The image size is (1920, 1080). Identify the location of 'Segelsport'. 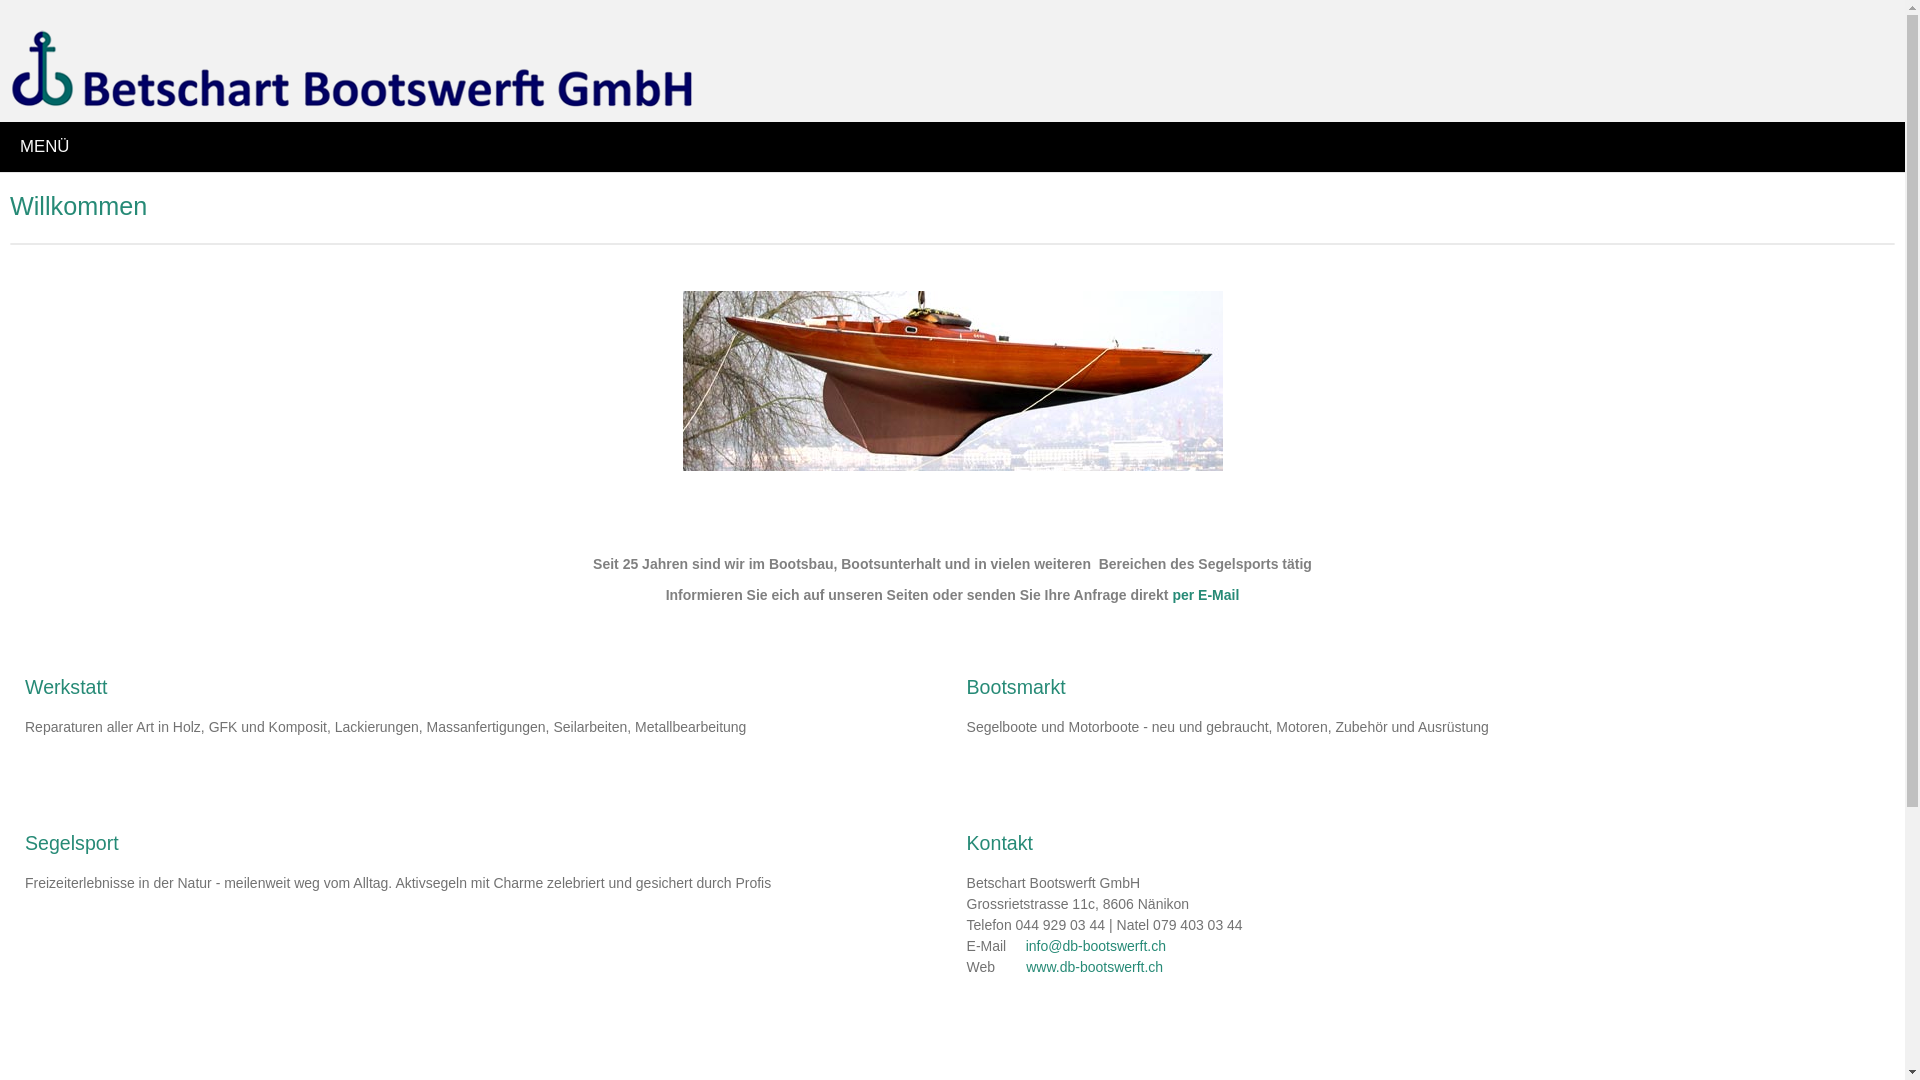
(72, 843).